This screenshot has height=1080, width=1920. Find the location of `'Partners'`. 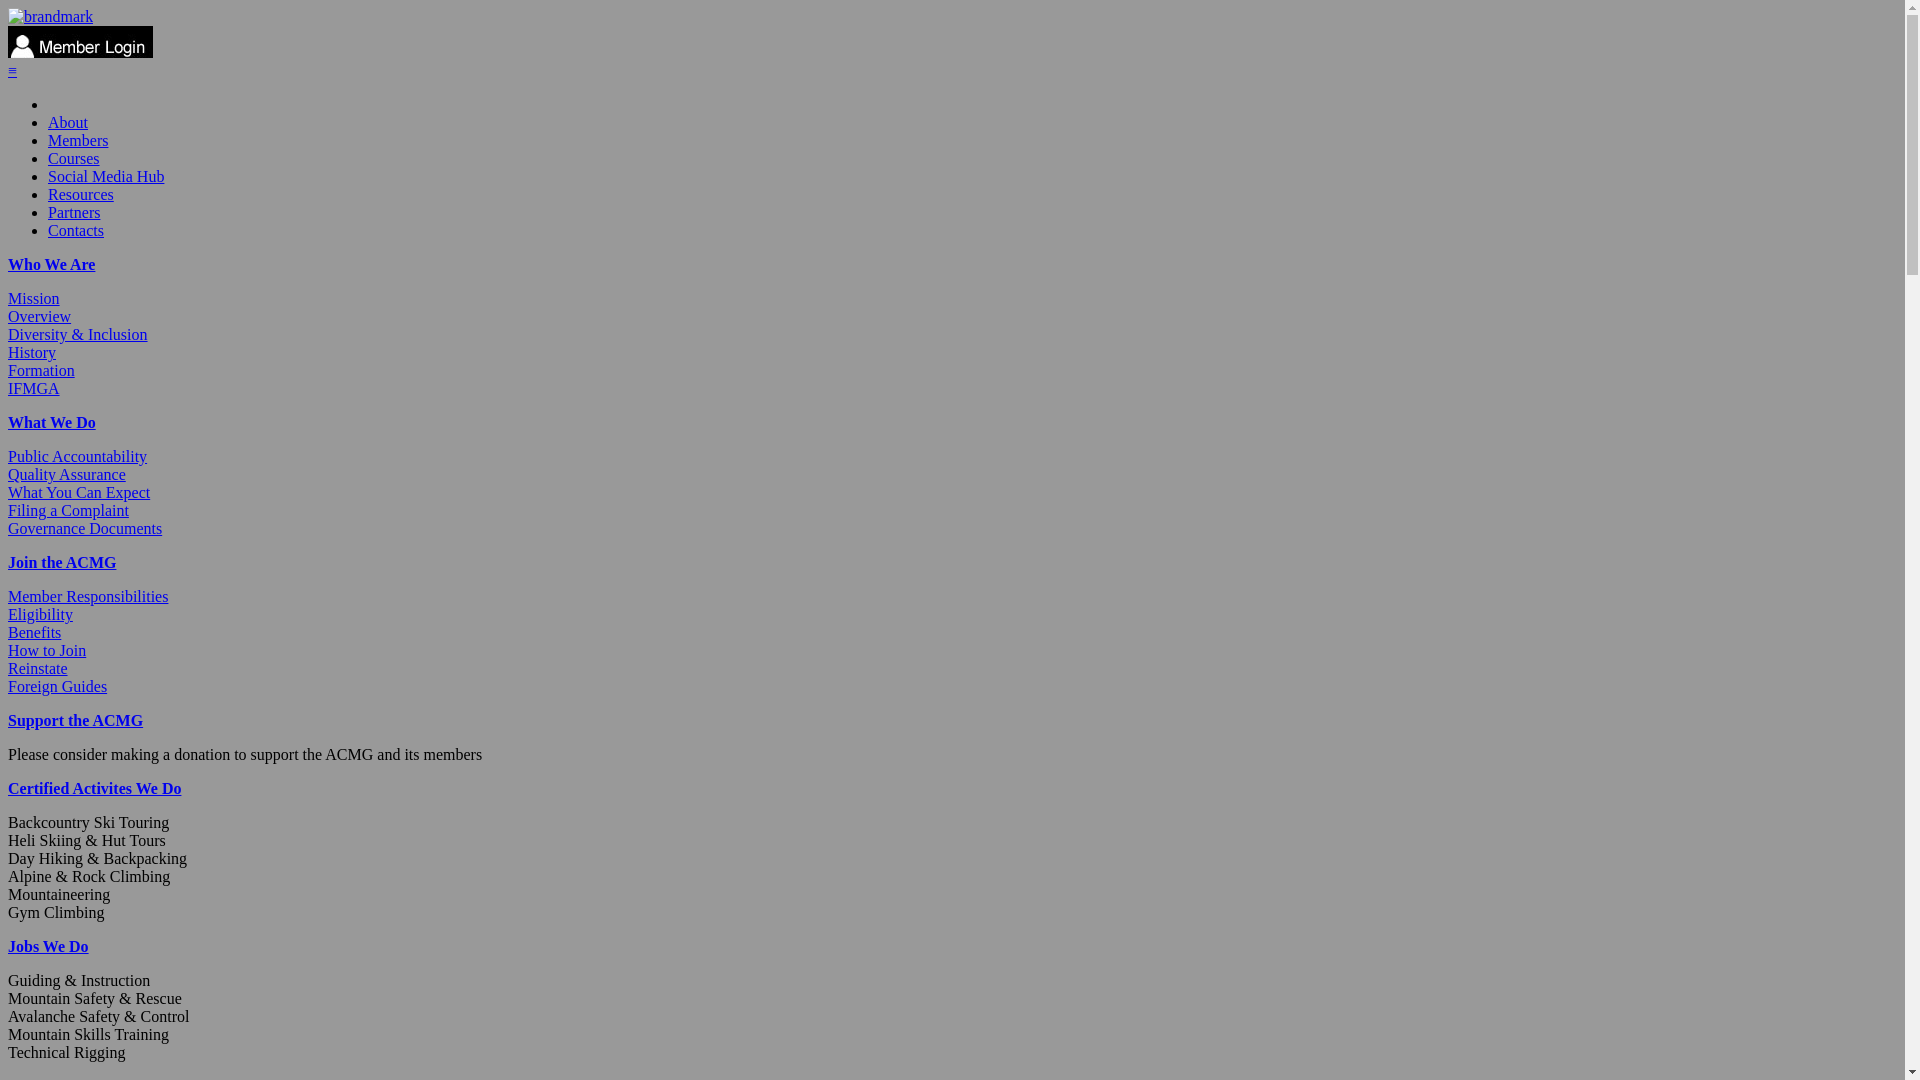

'Partners' is located at coordinates (73, 212).